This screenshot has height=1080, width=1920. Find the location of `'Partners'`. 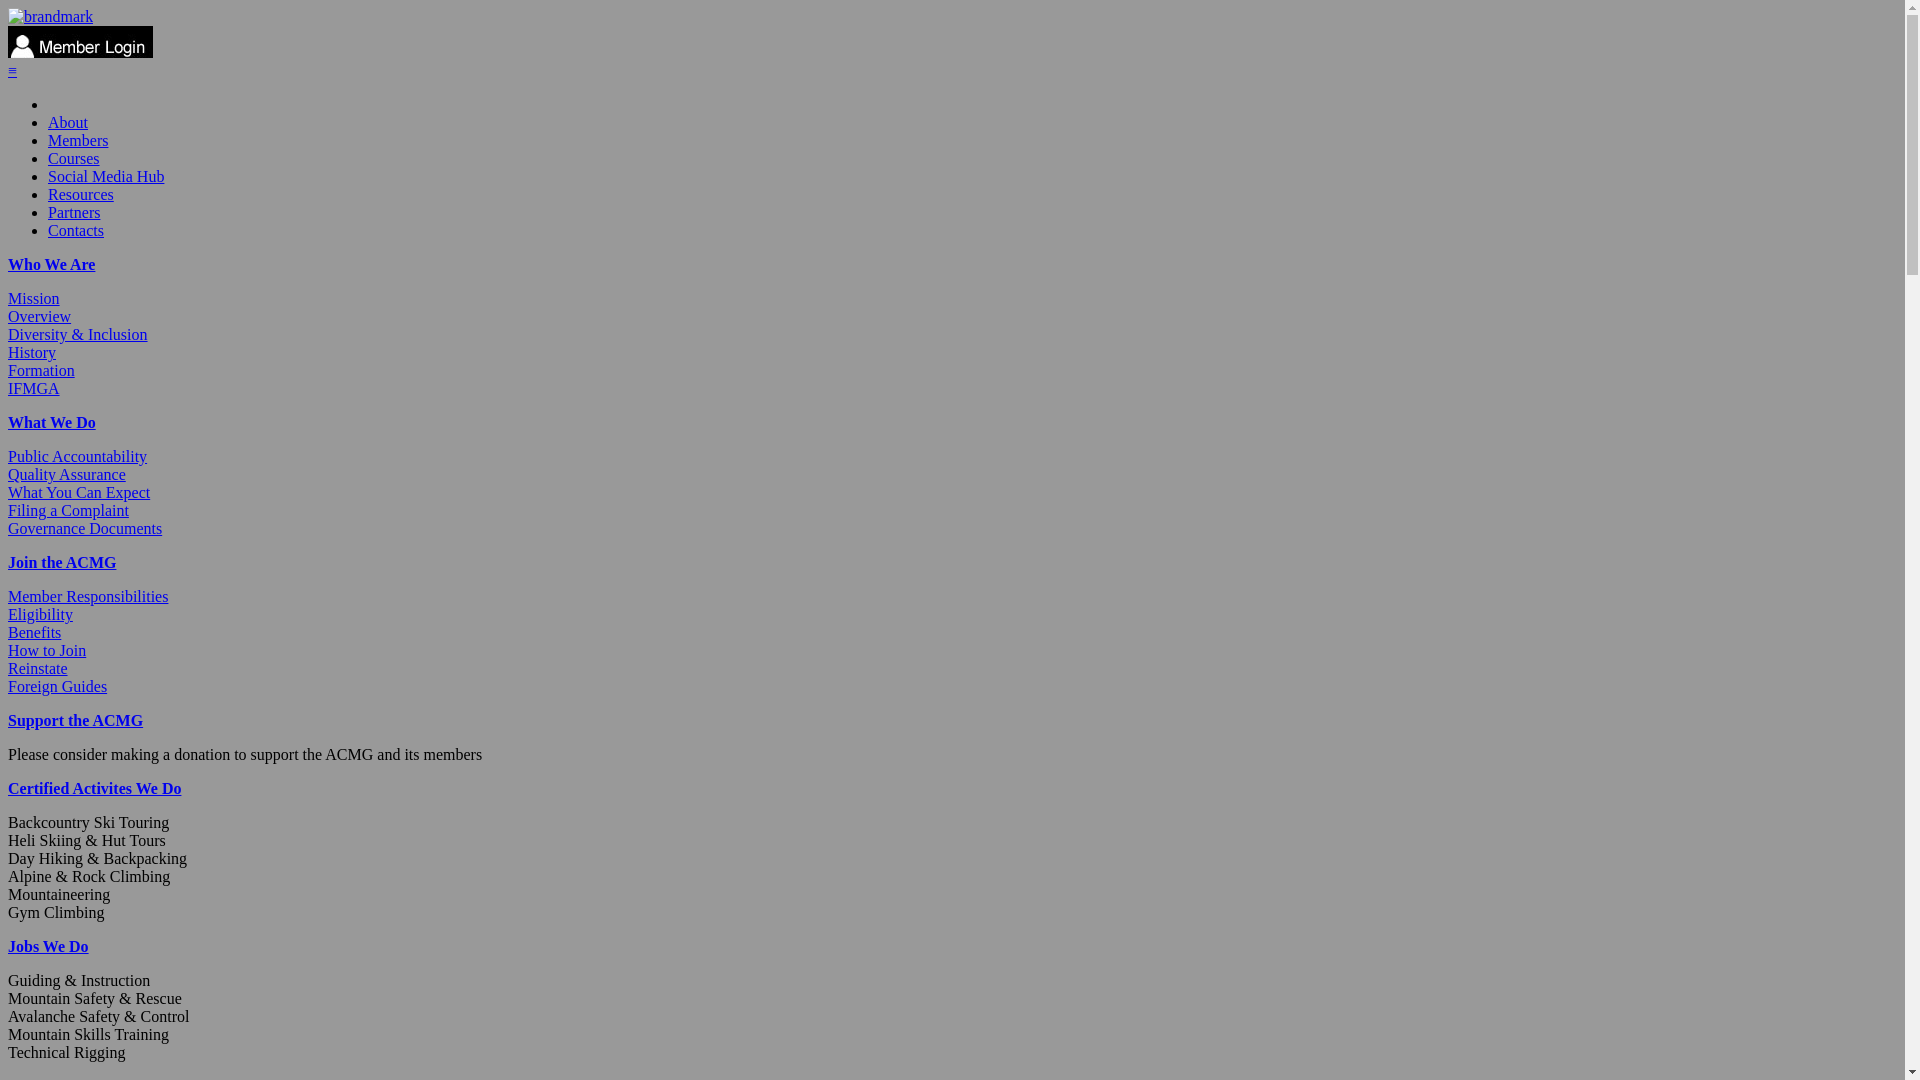

'Partners' is located at coordinates (73, 212).